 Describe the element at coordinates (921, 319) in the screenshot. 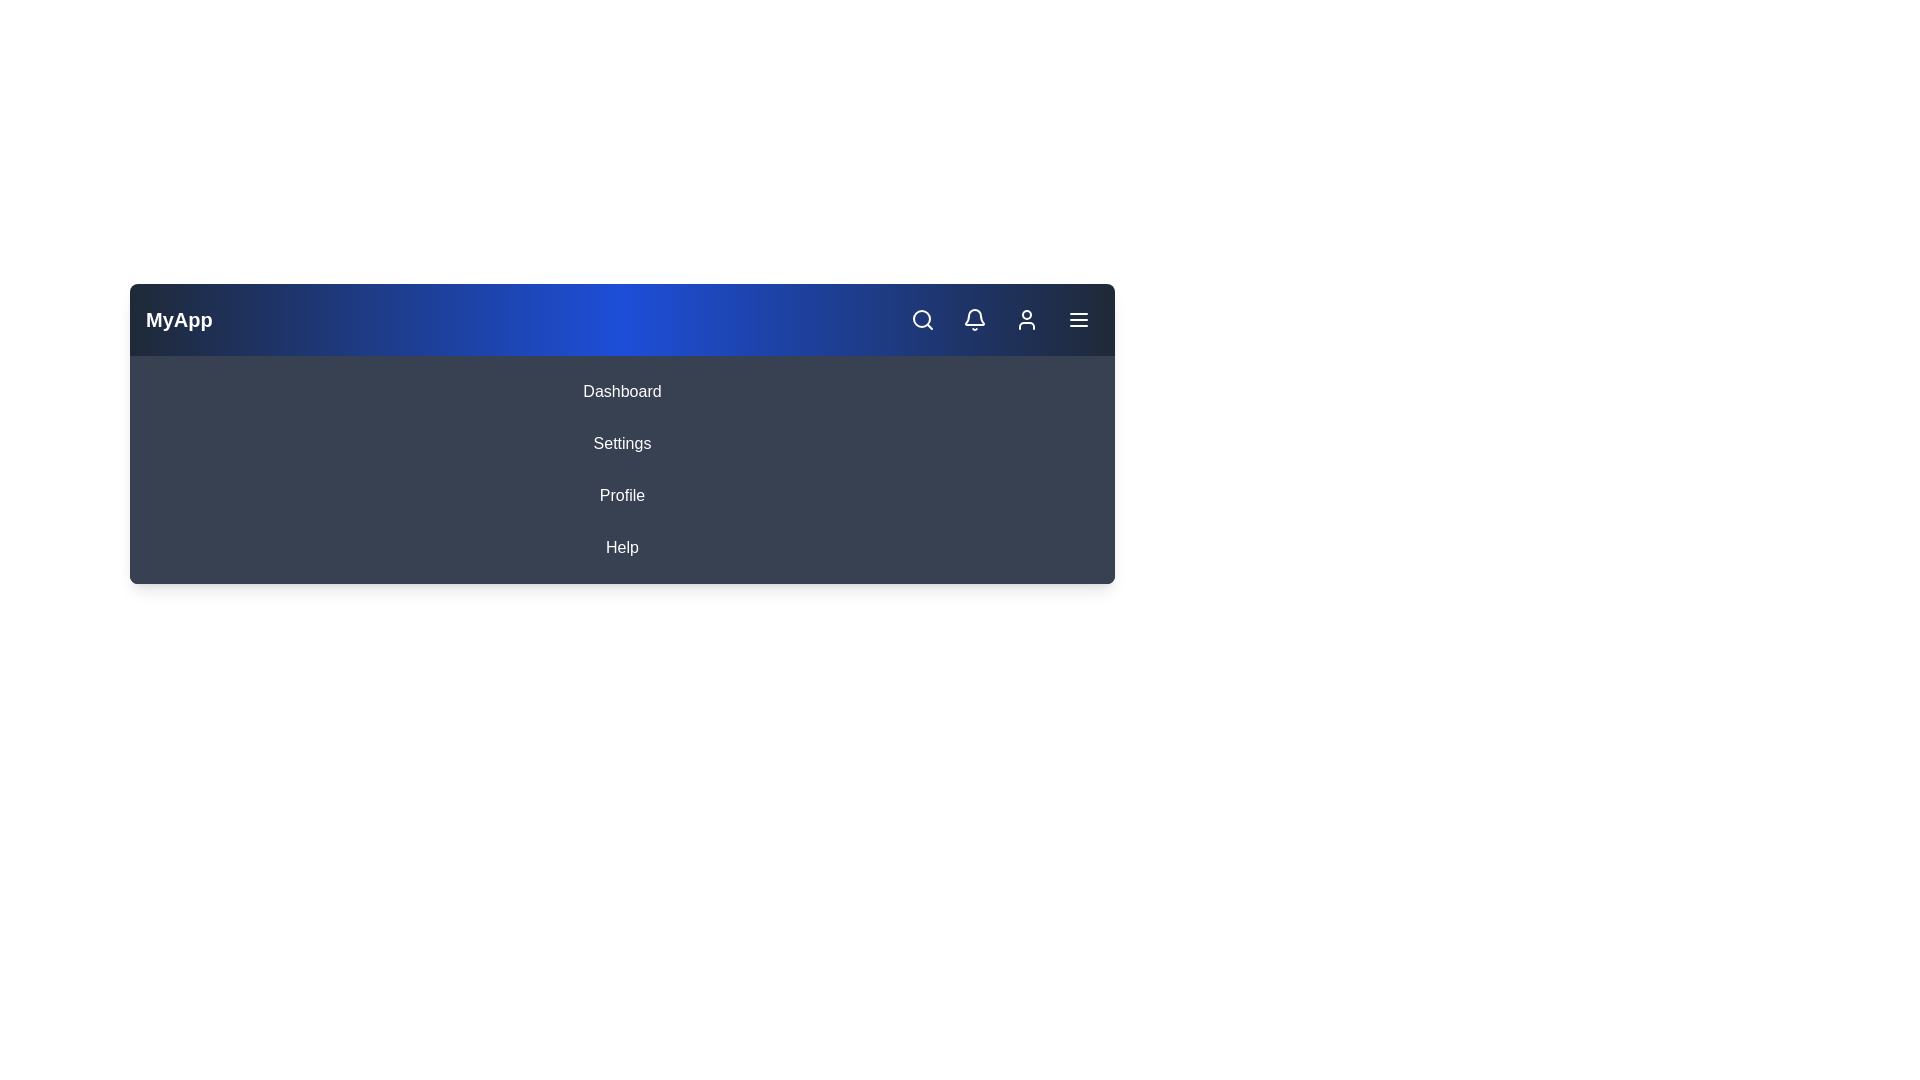

I see `the search button to activate it` at that location.